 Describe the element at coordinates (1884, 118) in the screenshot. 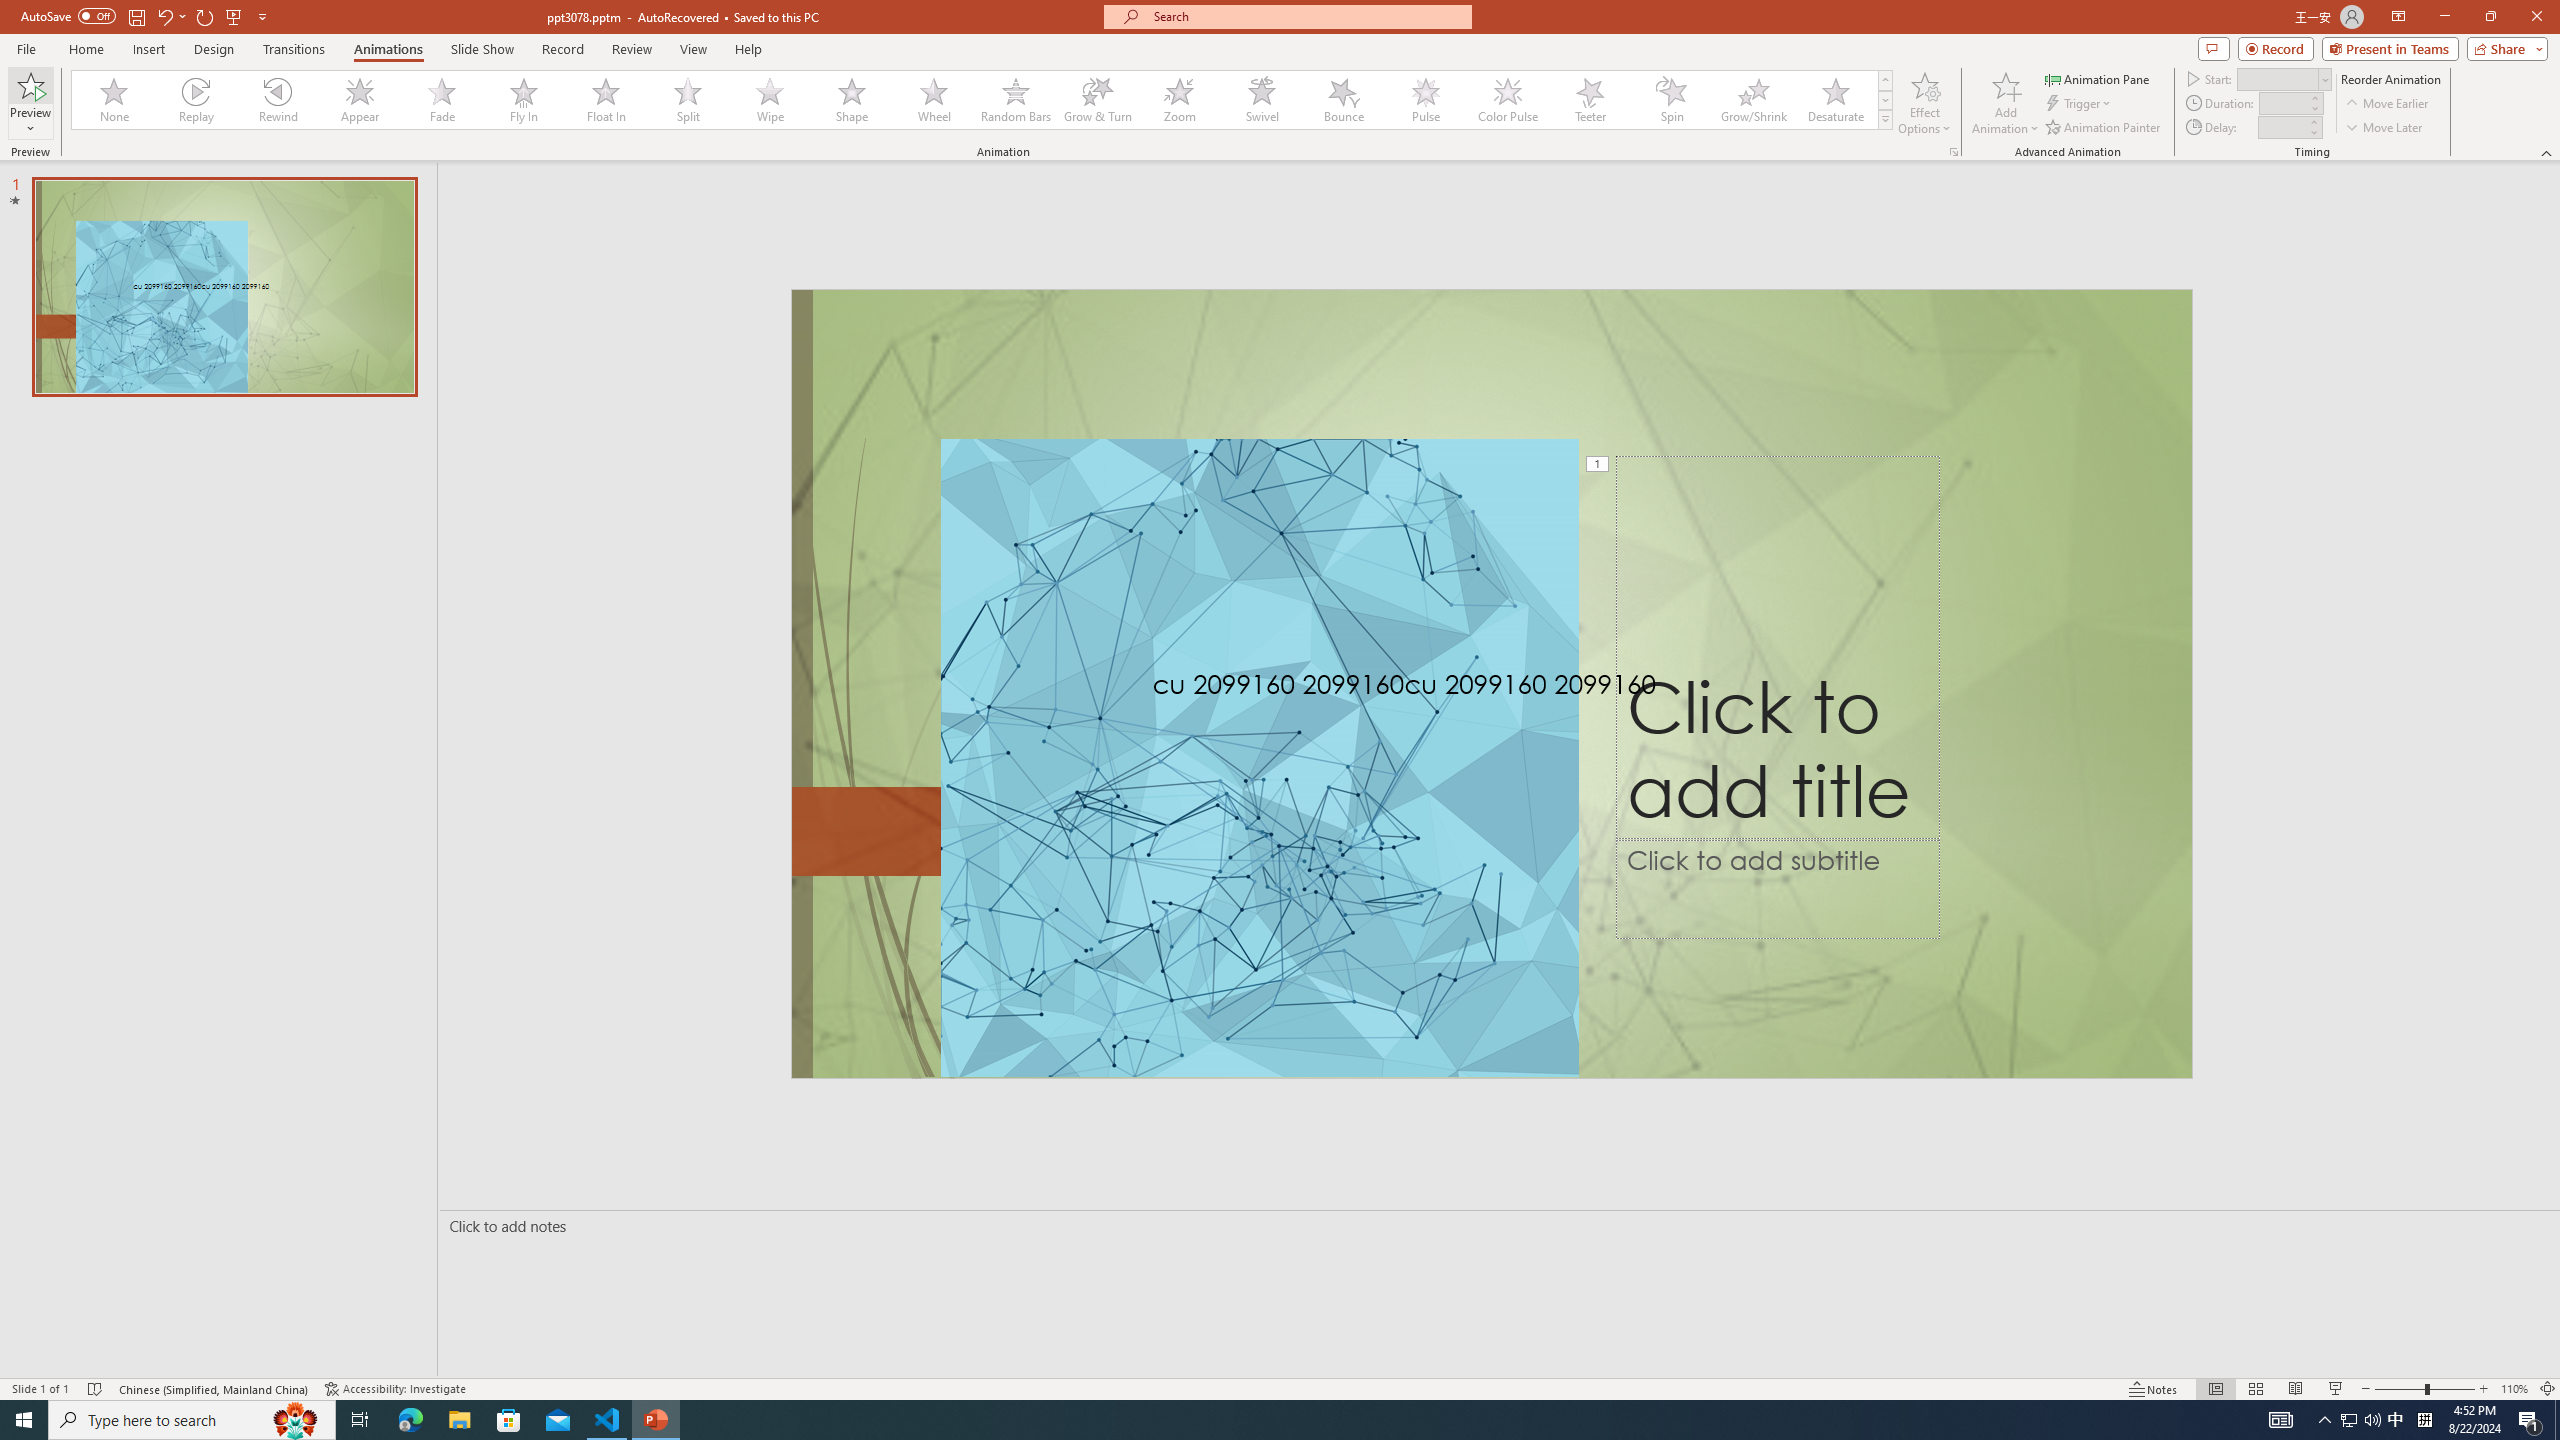

I see `'Animation Styles'` at that location.